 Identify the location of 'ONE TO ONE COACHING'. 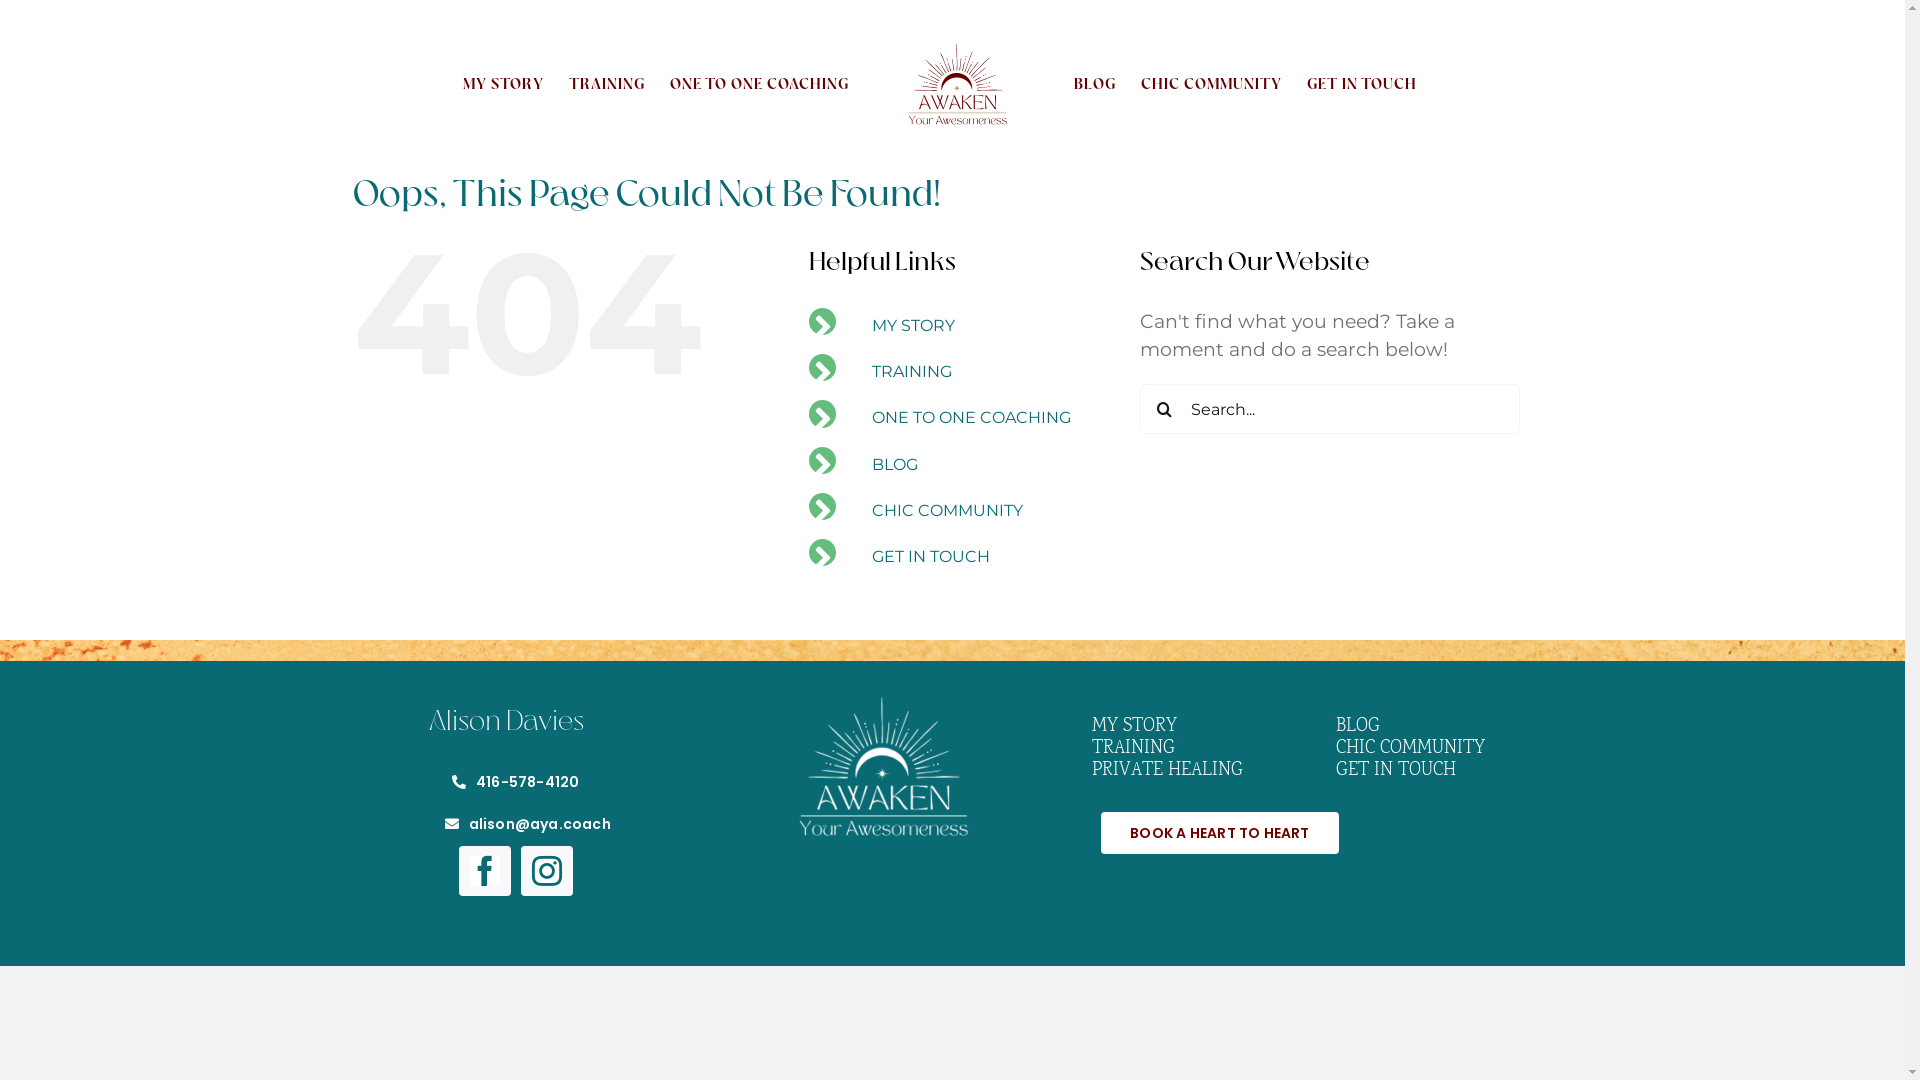
(971, 416).